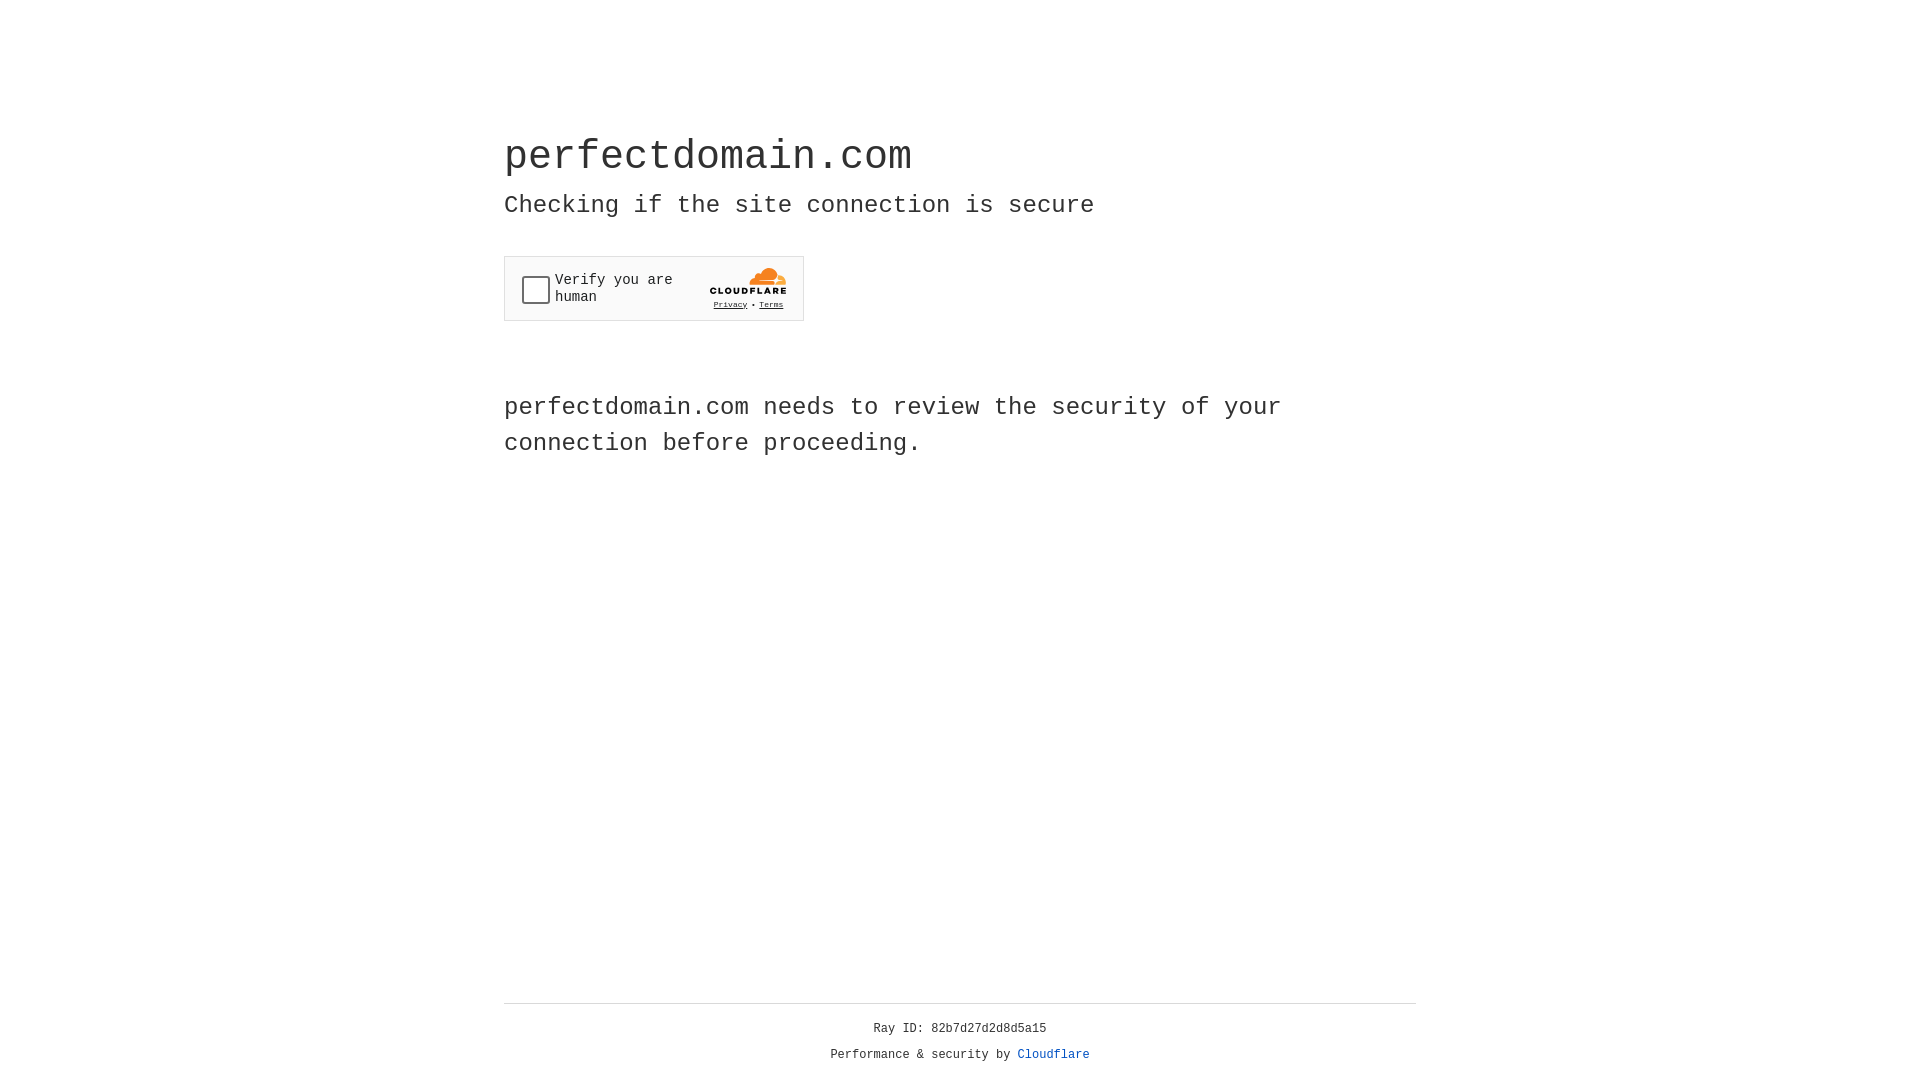 This screenshot has height=1080, width=1920. Describe the element at coordinates (653, 288) in the screenshot. I see `'Widget containing a Cloudflare security challenge'` at that location.